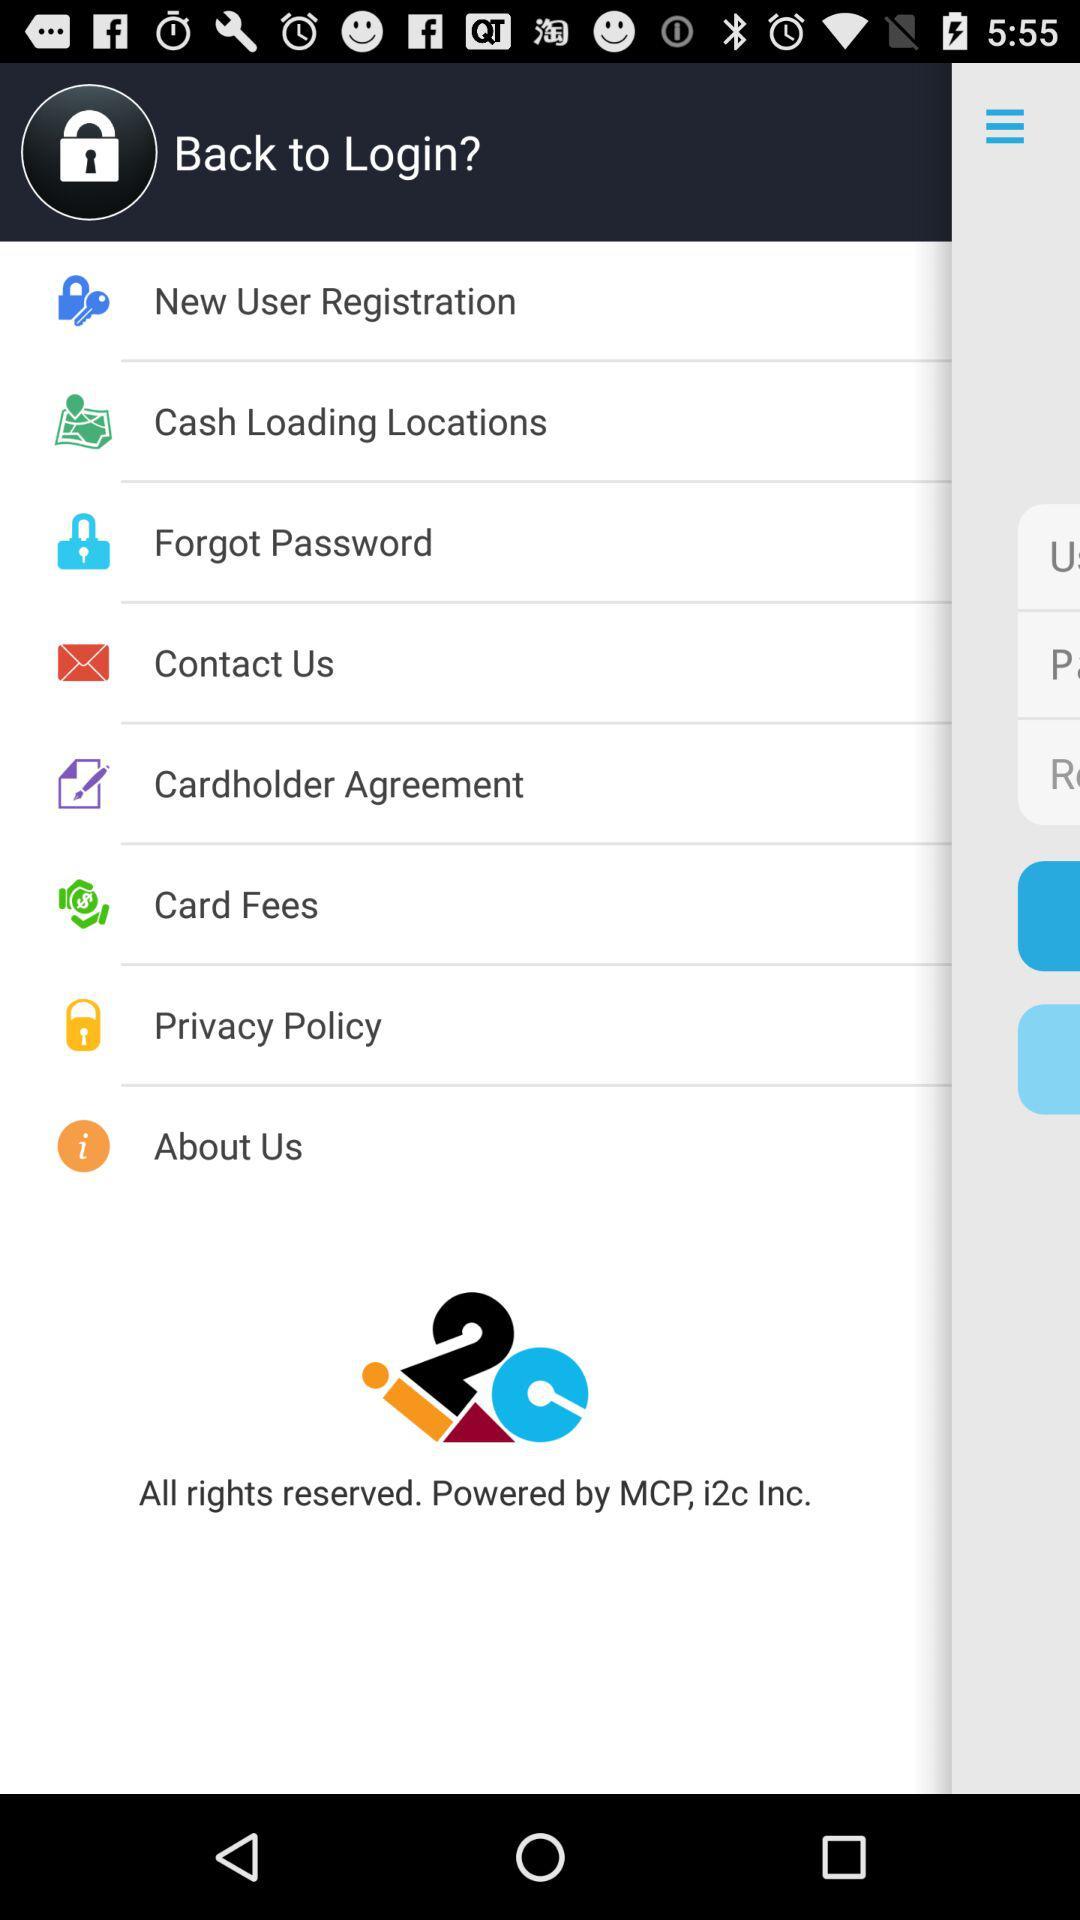  What do you see at coordinates (887, 151) in the screenshot?
I see `item above new user registration icon` at bounding box center [887, 151].